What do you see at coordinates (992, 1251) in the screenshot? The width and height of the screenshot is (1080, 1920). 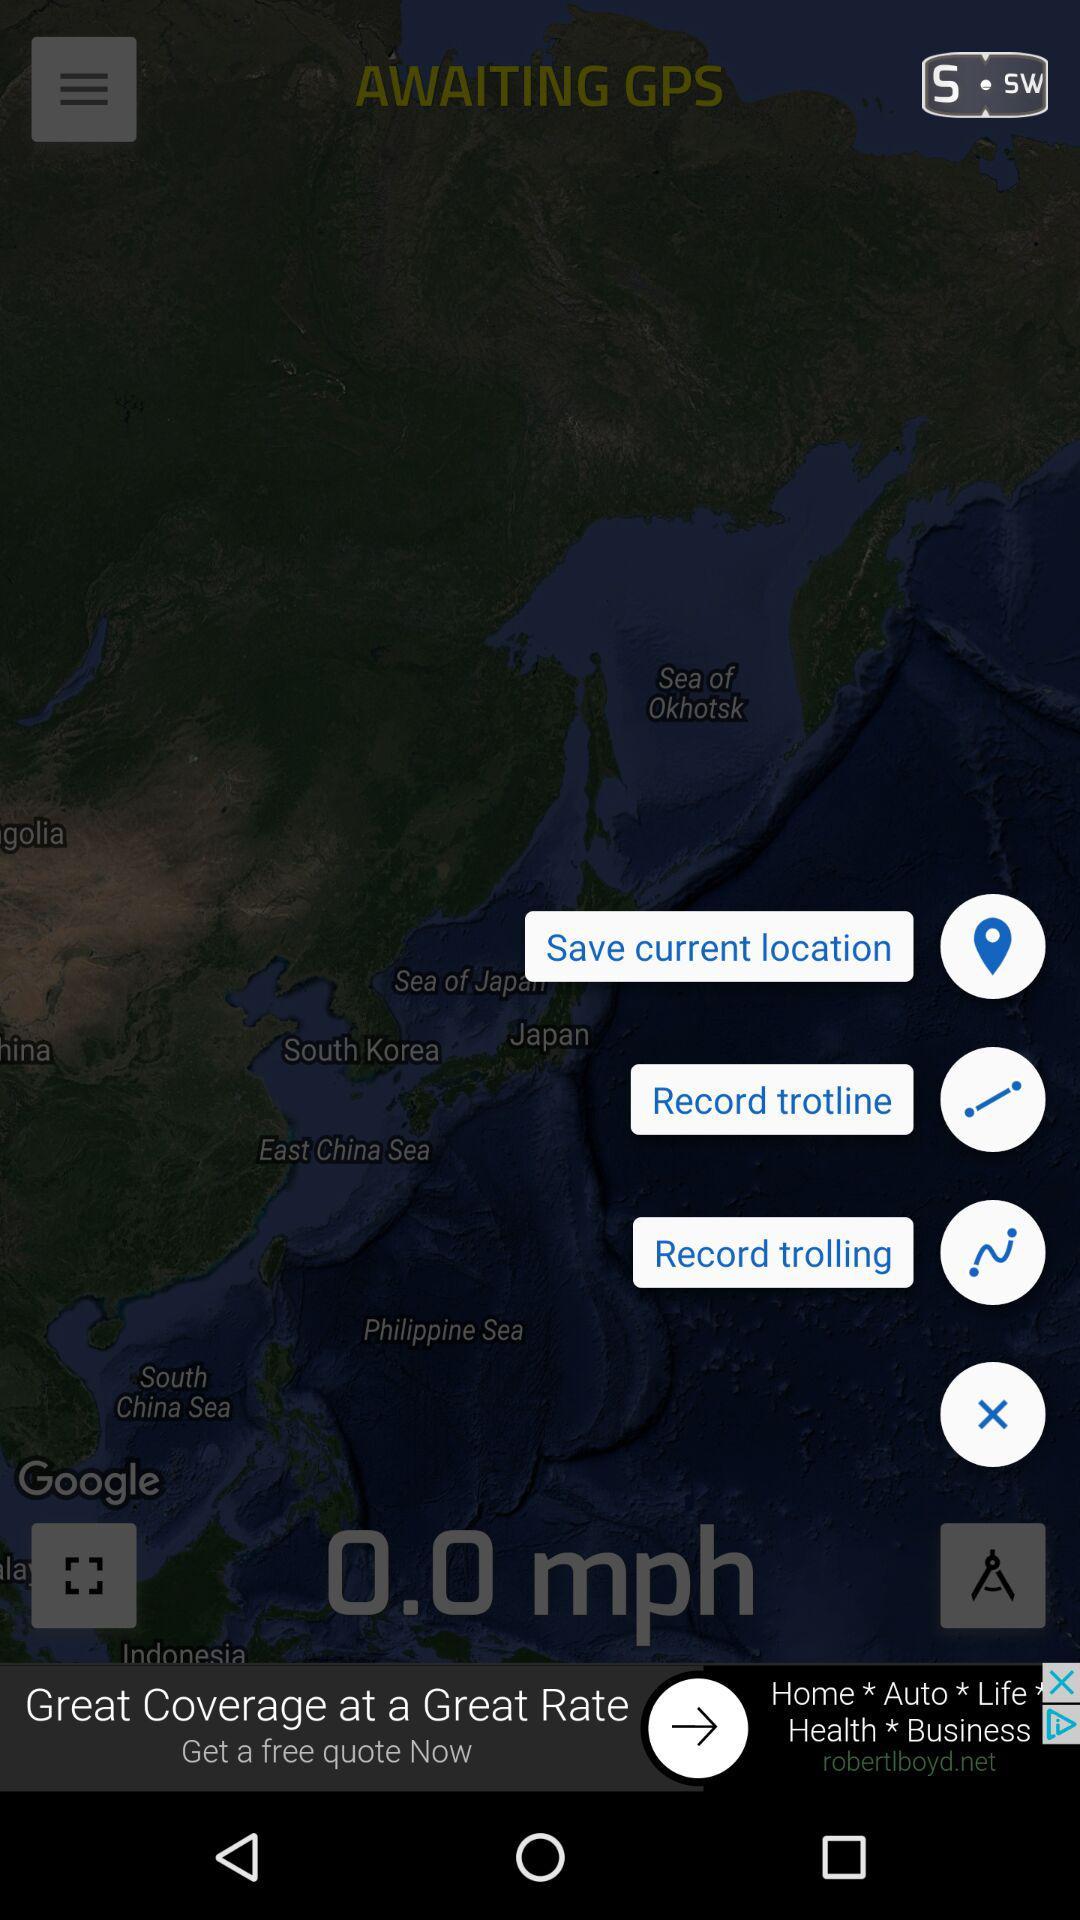 I see `for record trolling` at bounding box center [992, 1251].